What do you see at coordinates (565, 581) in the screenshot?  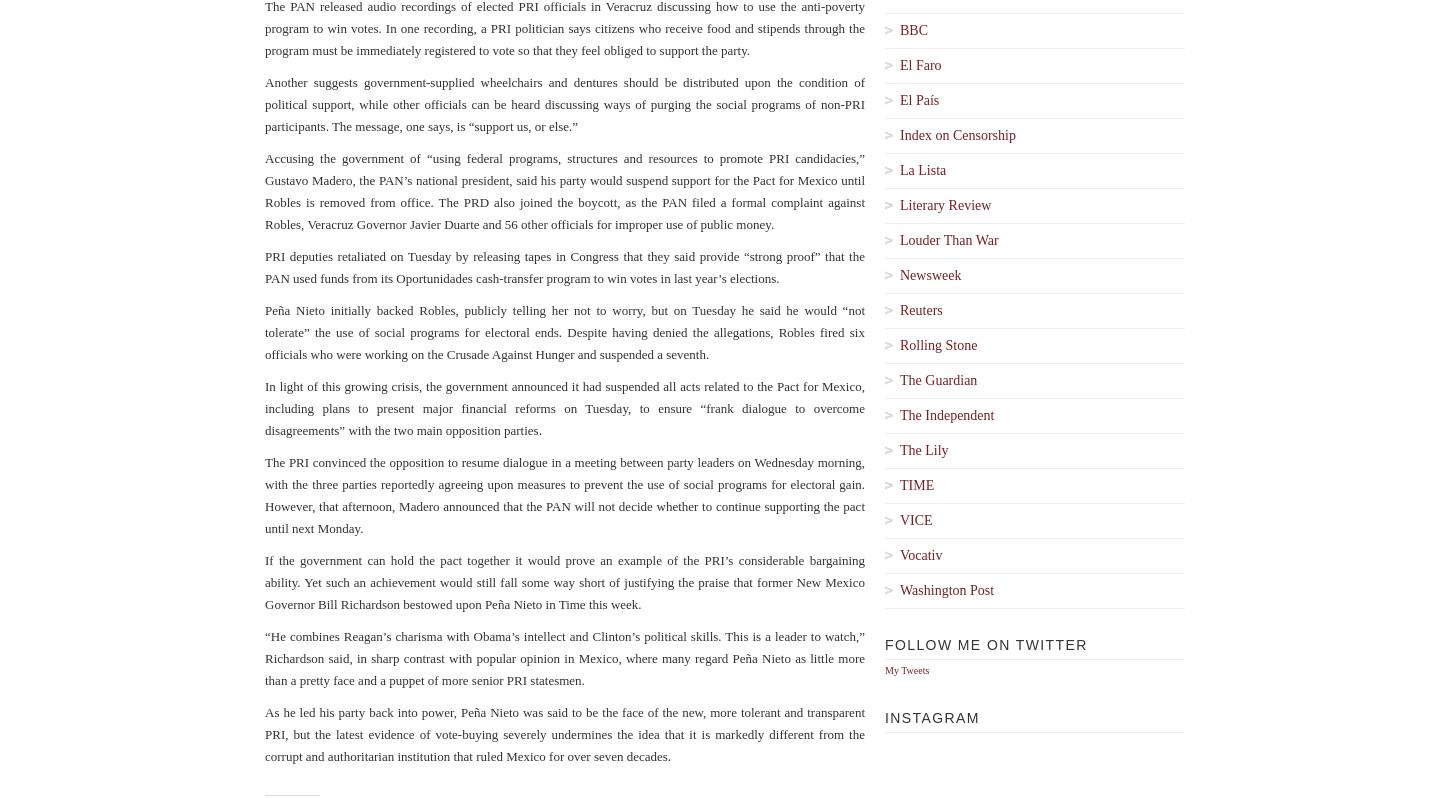 I see `'If the government can hold the pact together it would prove an example of the PRI’s considerable bargaining ability. Yet such an achievement would still fall some way short of justifying the praise that former New Mexico Governor Bill Richardson bestowed upon Peña Nieto in Time this week.'` at bounding box center [565, 581].